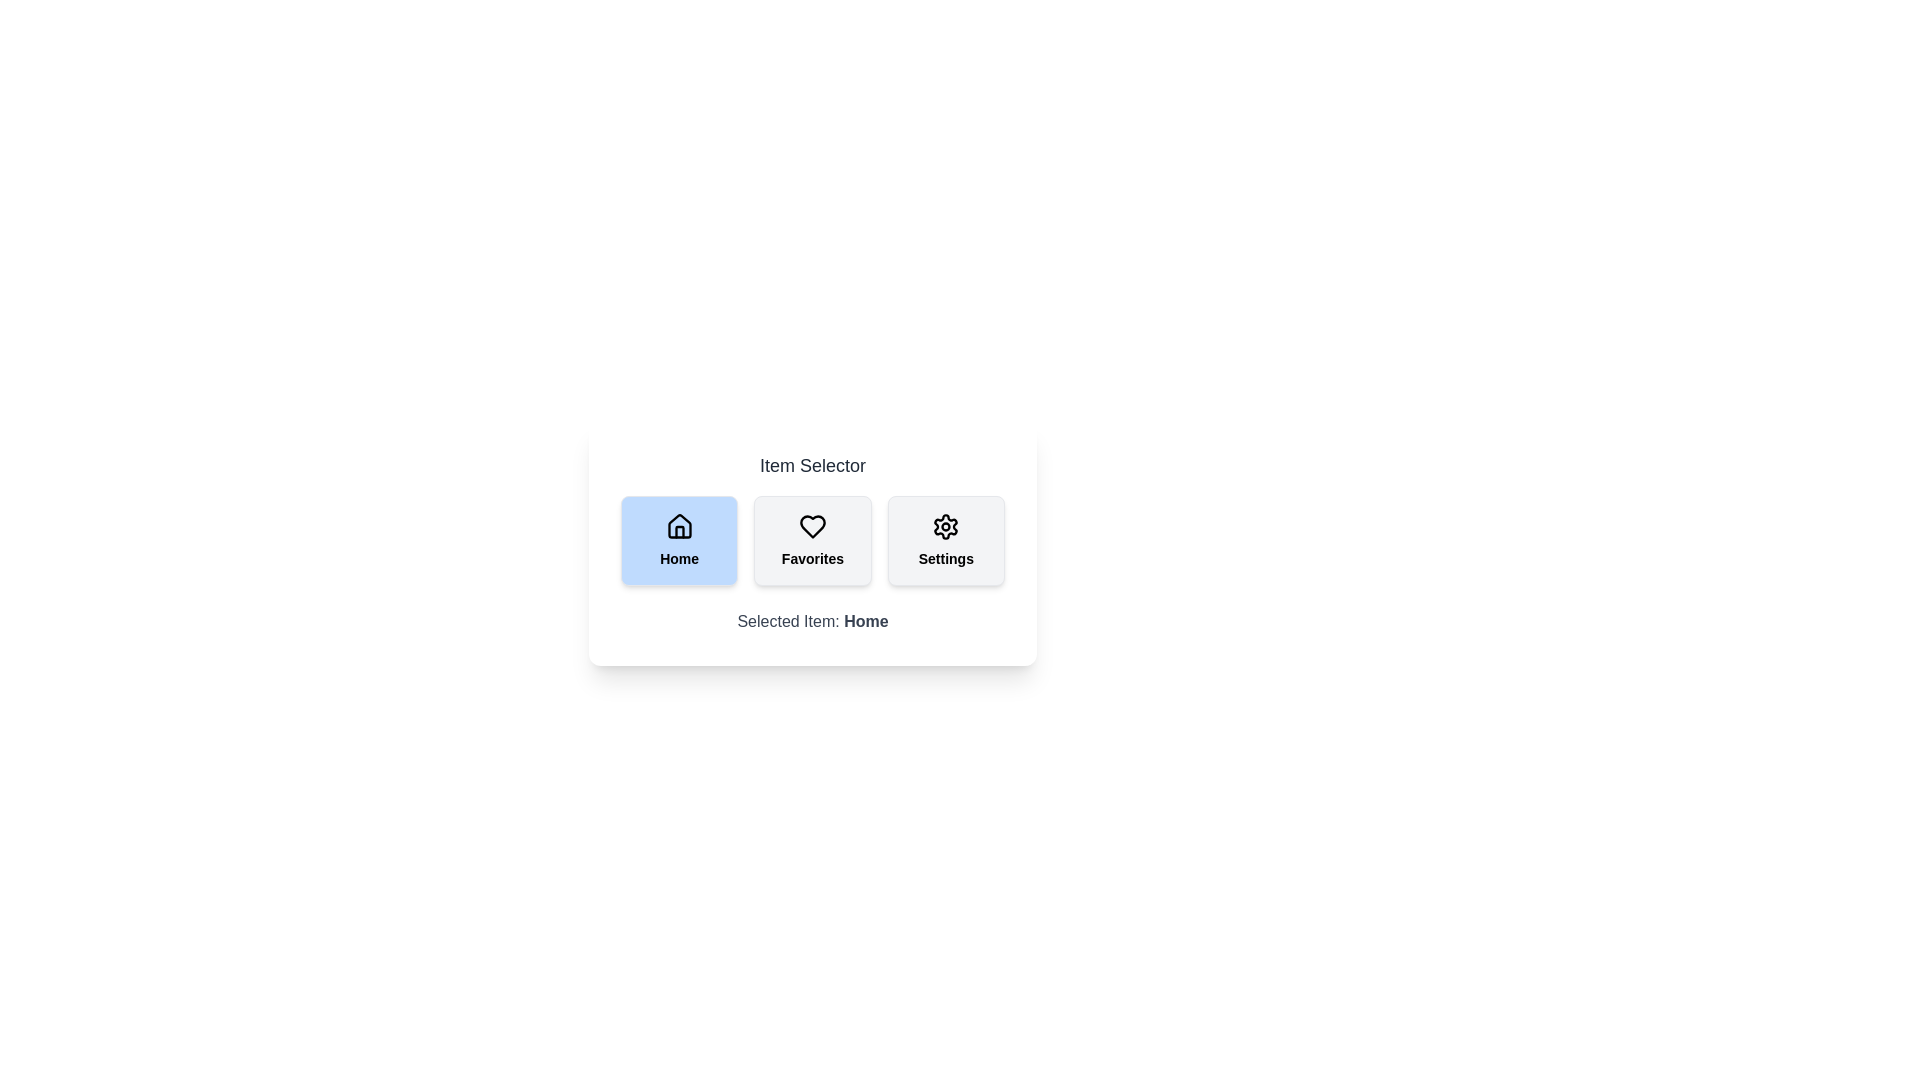 Image resolution: width=1920 pixels, height=1080 pixels. I want to click on the button labeled Favorites to select it, so click(812, 540).